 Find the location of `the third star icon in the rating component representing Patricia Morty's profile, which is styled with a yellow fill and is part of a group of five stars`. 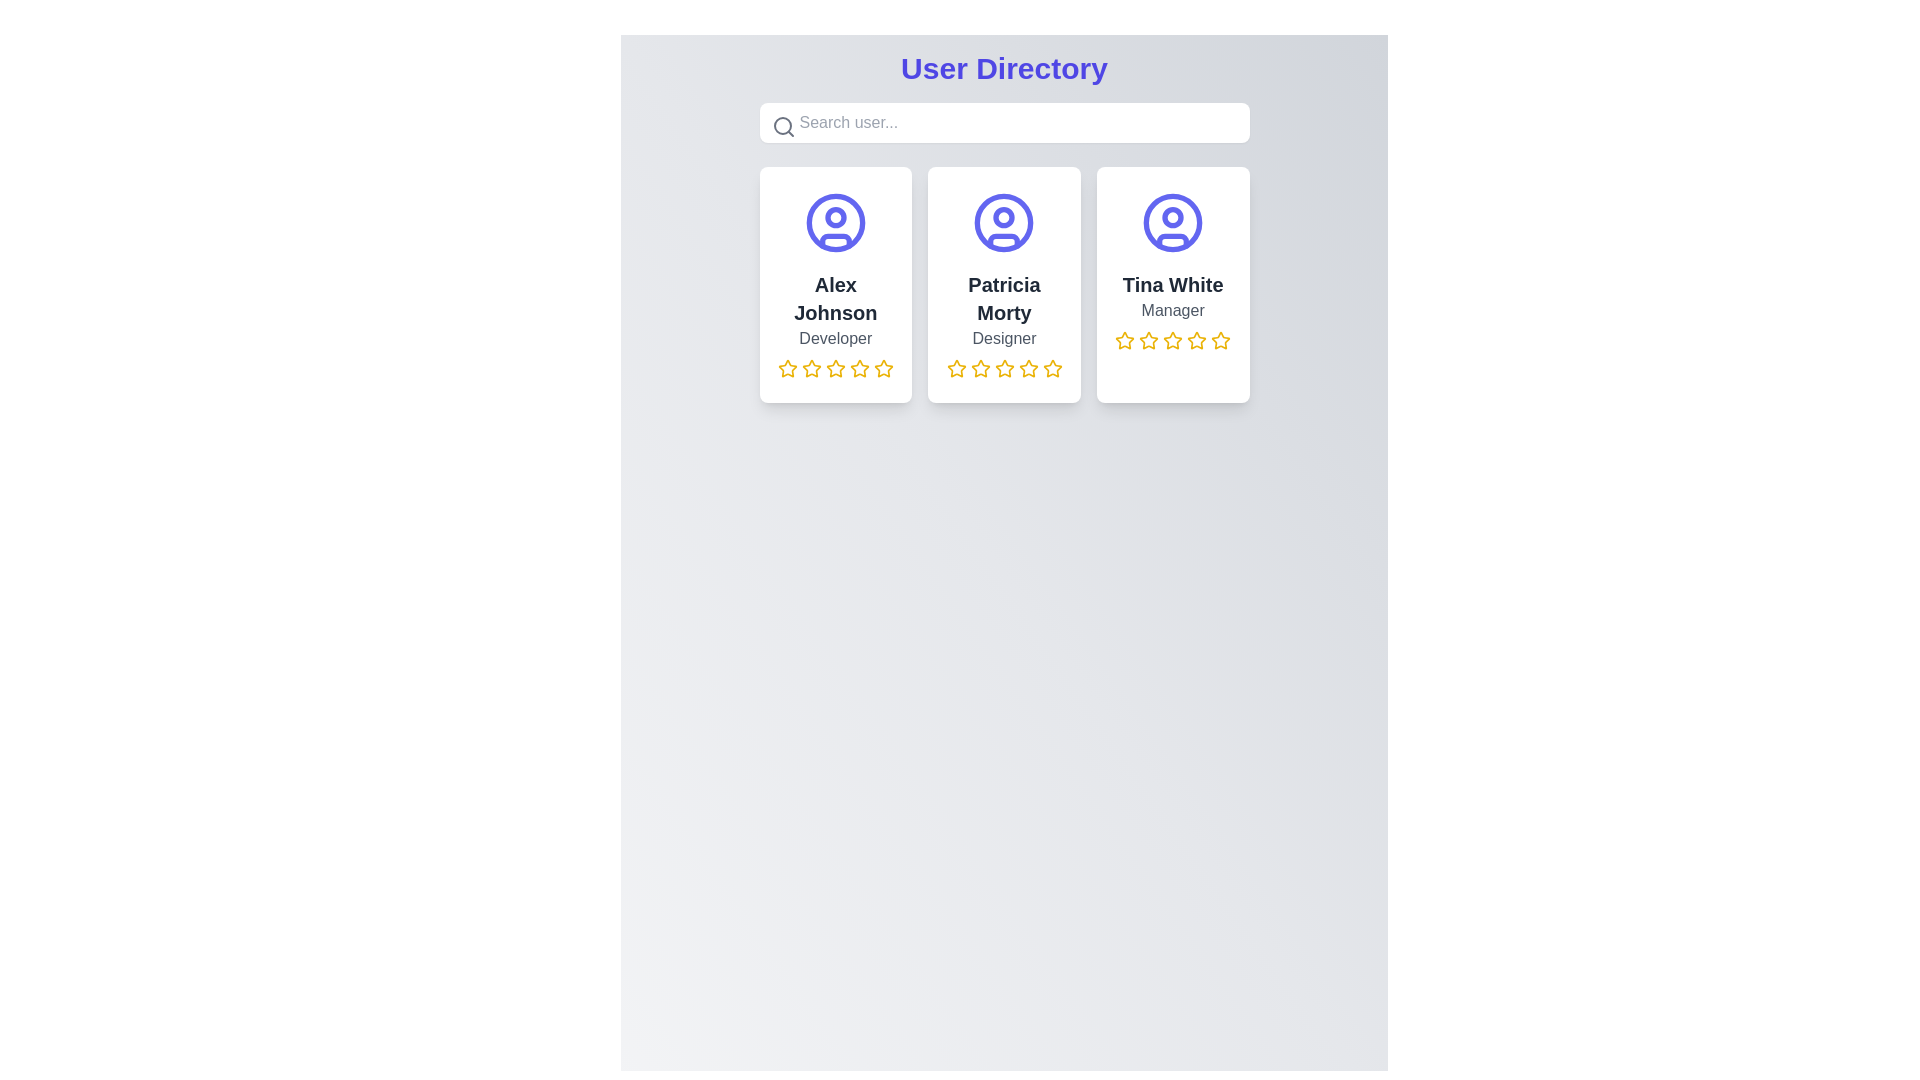

the third star icon in the rating component representing Patricia Morty's profile, which is styled with a yellow fill and is part of a group of five stars is located at coordinates (980, 369).